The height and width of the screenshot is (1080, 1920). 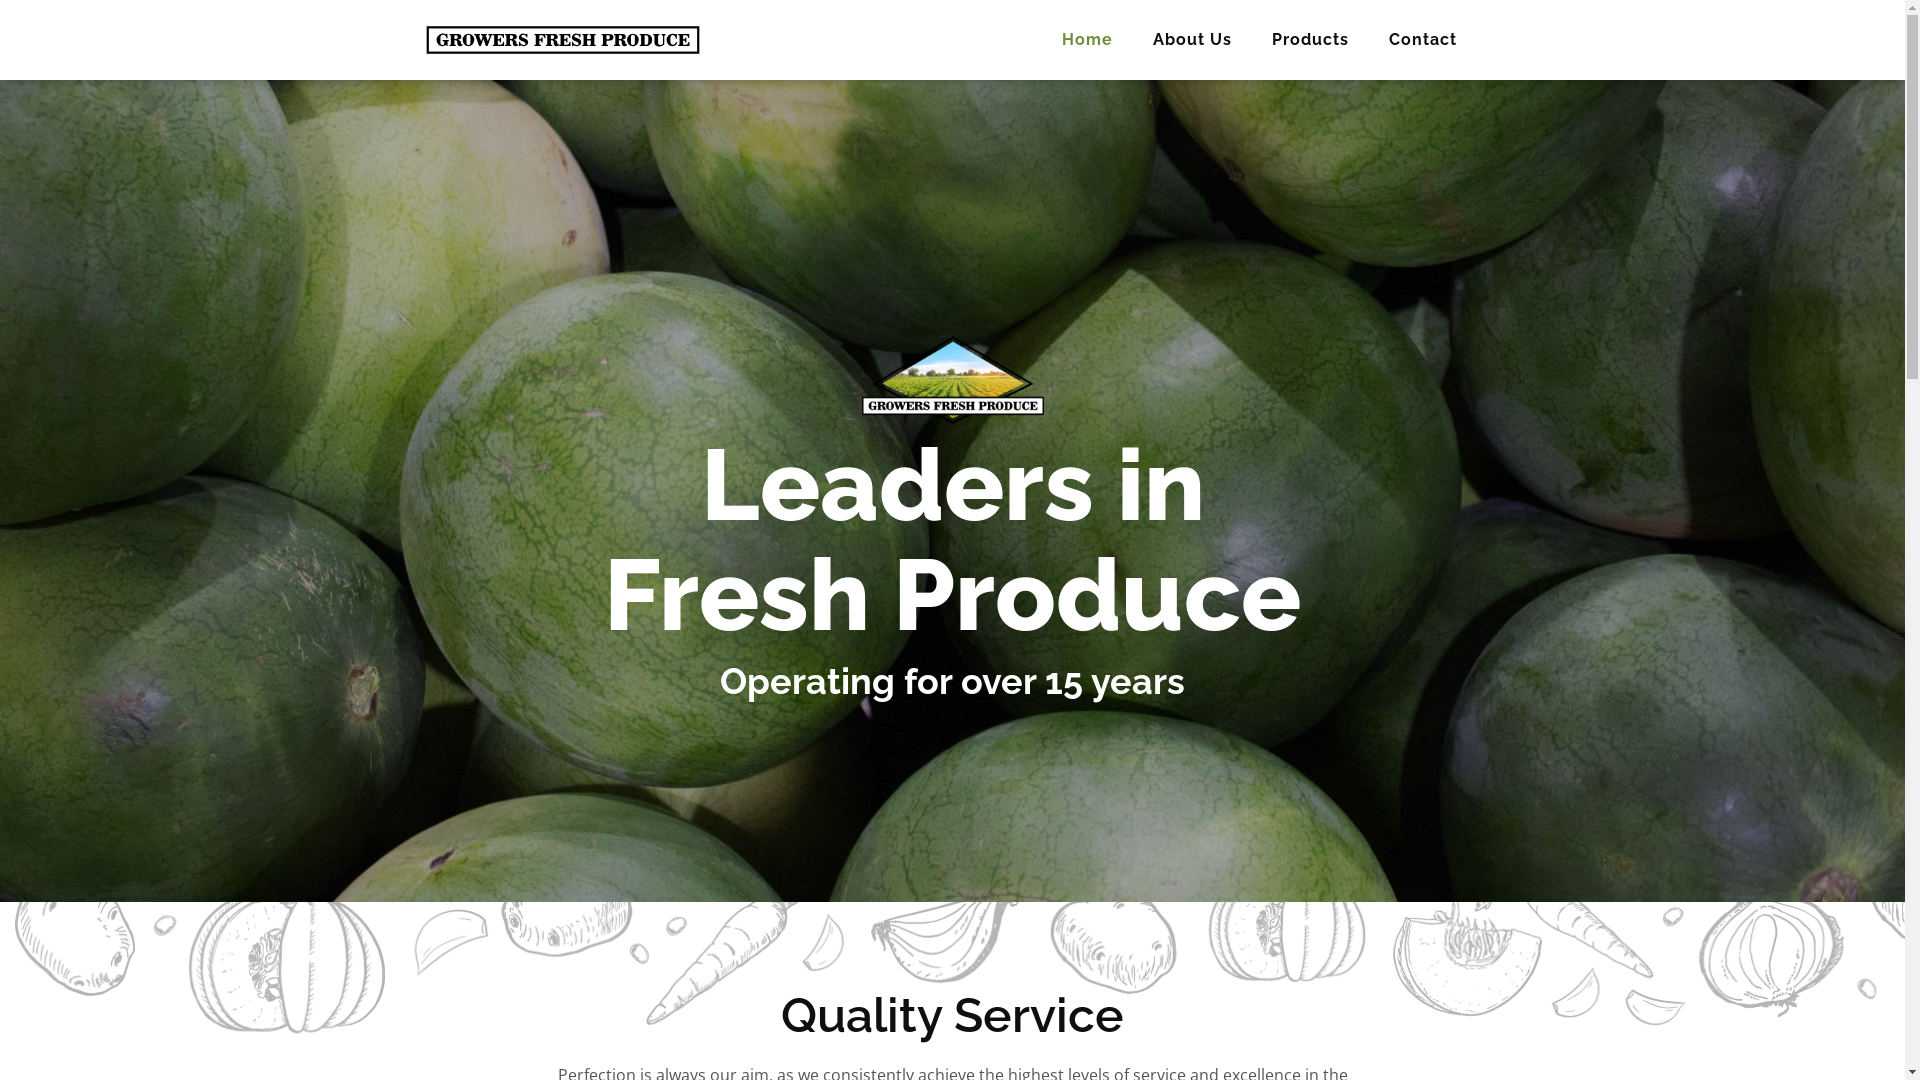 What do you see at coordinates (1310, 39) in the screenshot?
I see `'Products'` at bounding box center [1310, 39].